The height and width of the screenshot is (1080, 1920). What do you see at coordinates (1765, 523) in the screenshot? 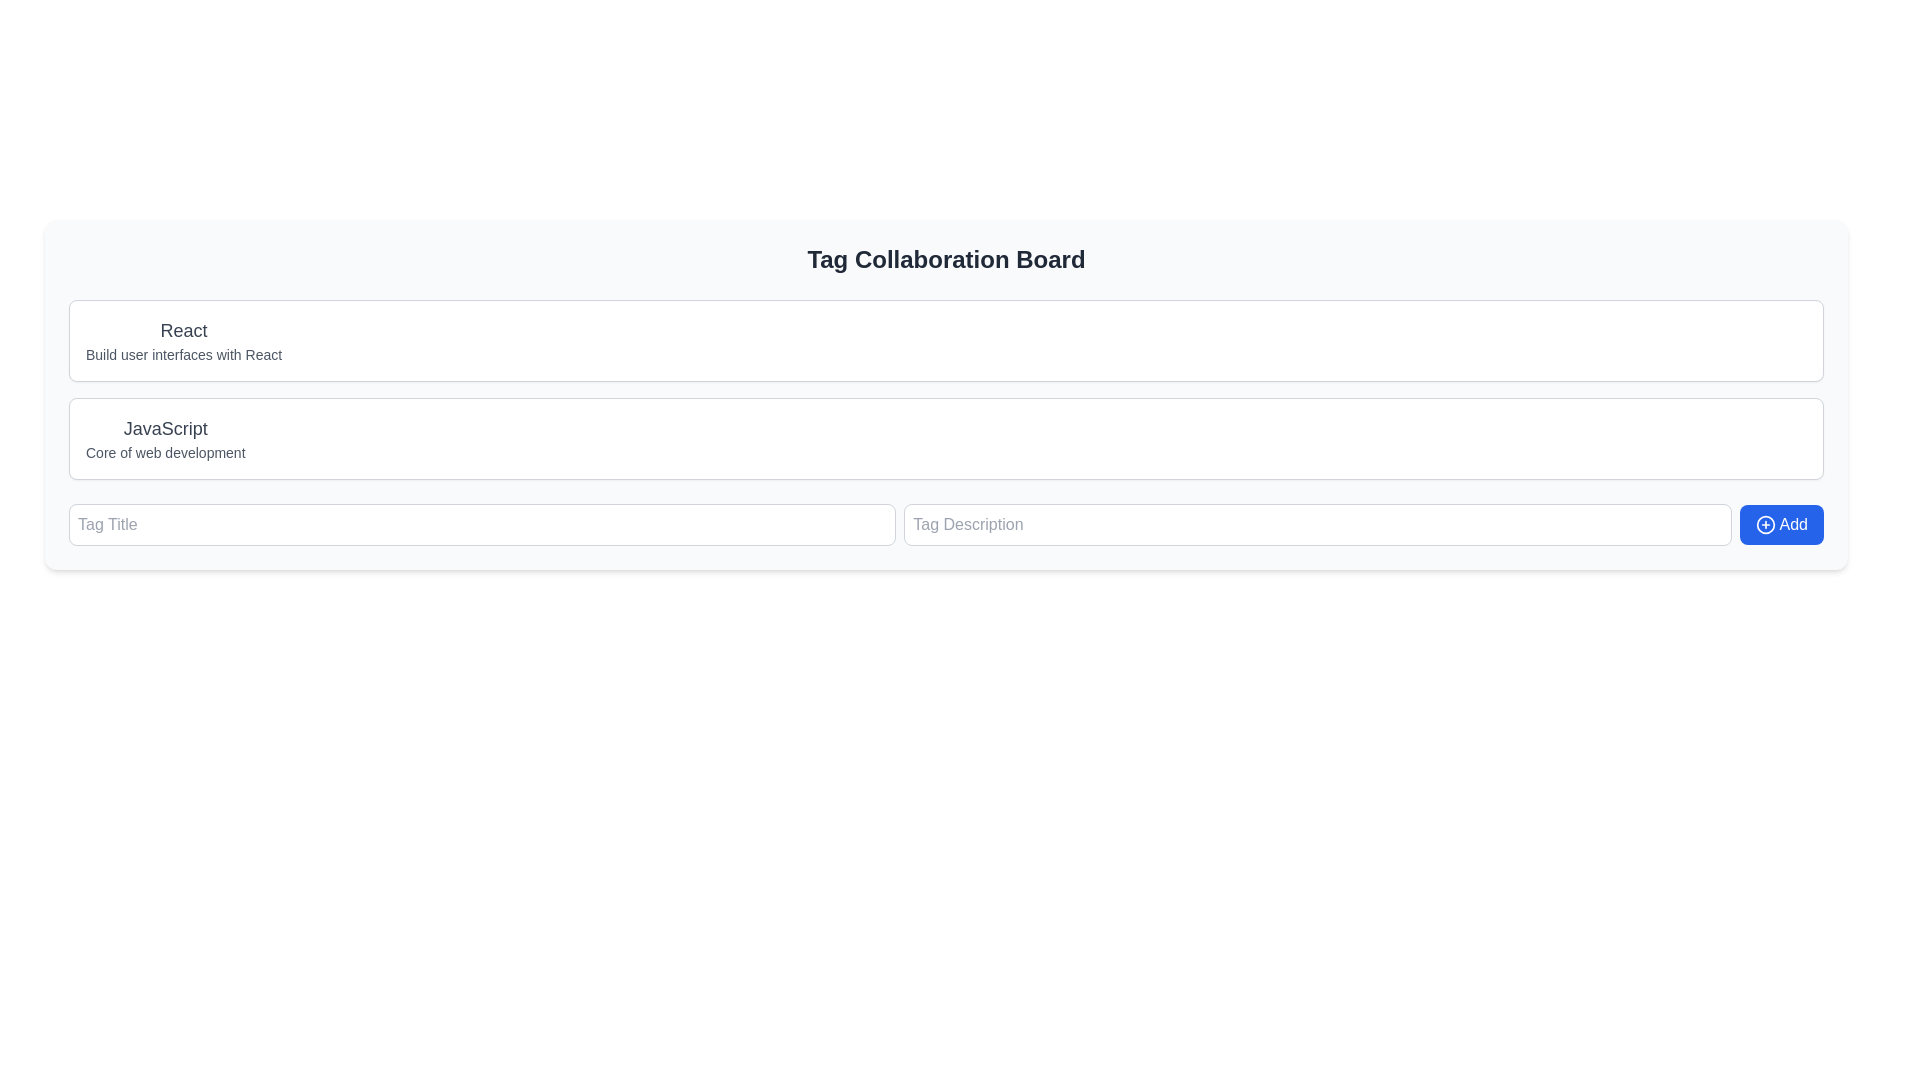
I see `the blue circular icon resembling a '+' sign located within the 'Add' button at the bottom-right corner of the interface` at bounding box center [1765, 523].